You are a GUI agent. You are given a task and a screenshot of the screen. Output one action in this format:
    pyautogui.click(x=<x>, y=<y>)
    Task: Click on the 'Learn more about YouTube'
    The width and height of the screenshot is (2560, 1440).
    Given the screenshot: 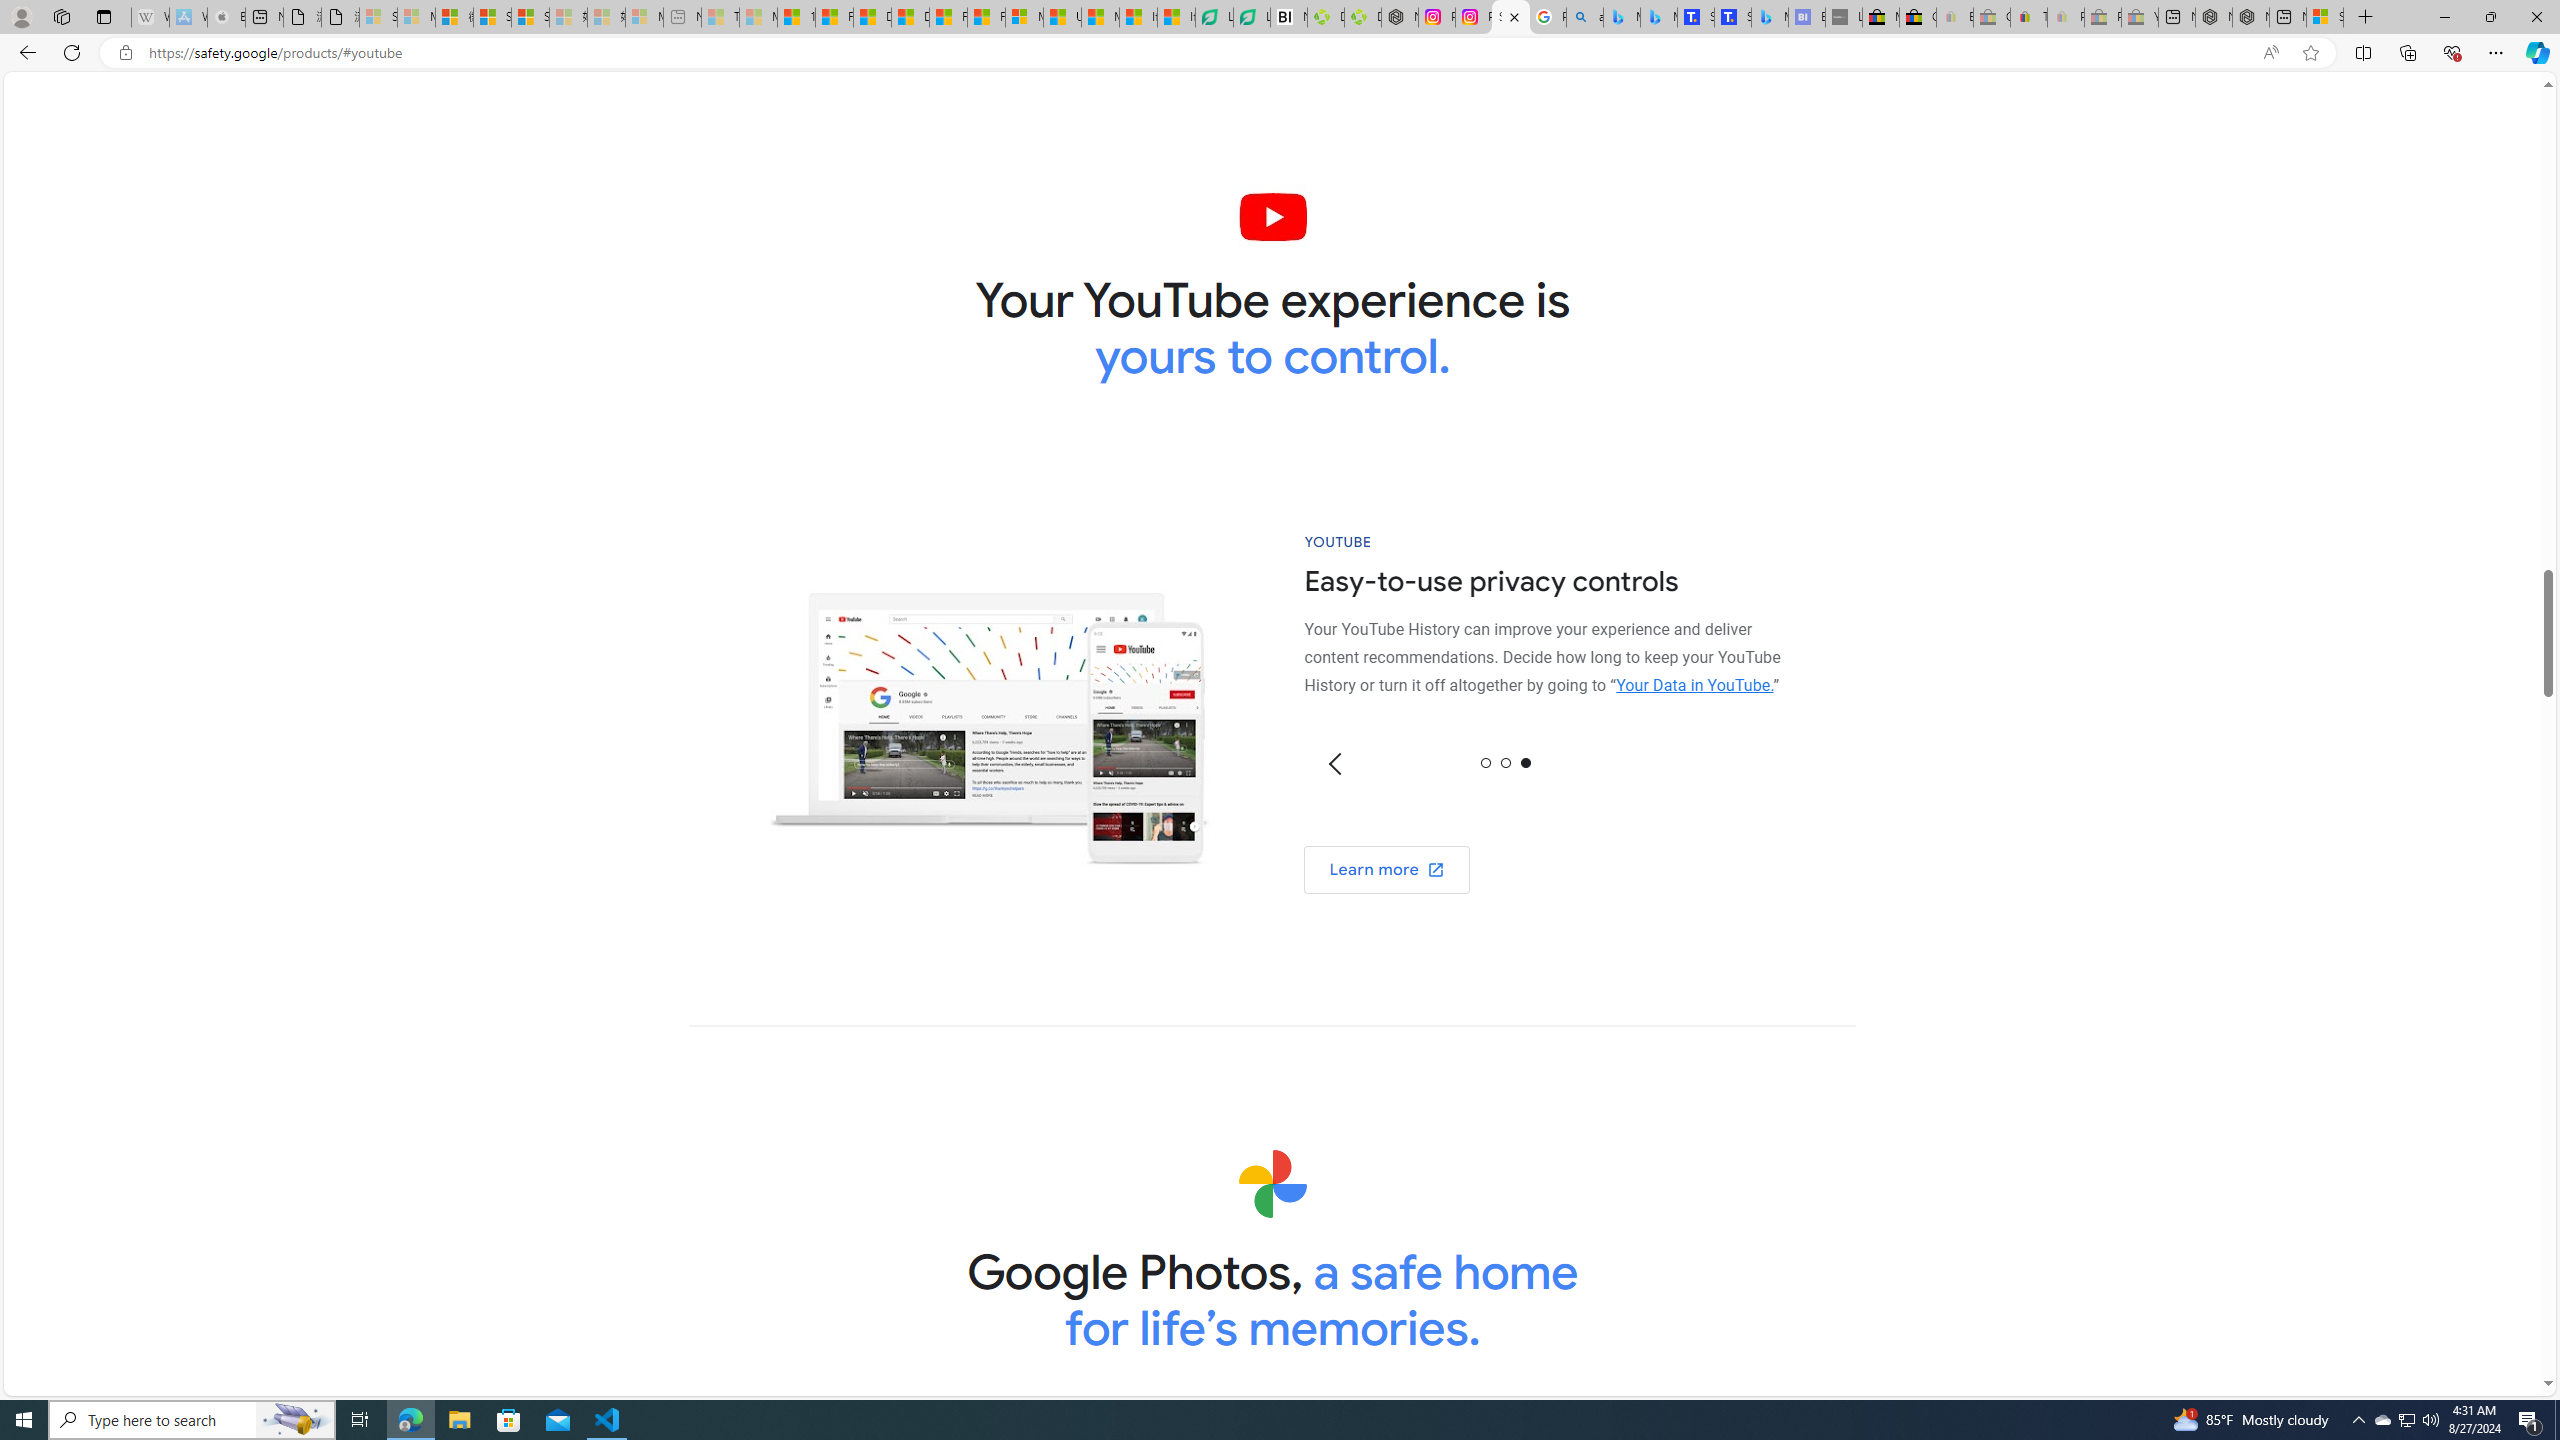 What is the action you would take?
    pyautogui.click(x=1386, y=869)
    